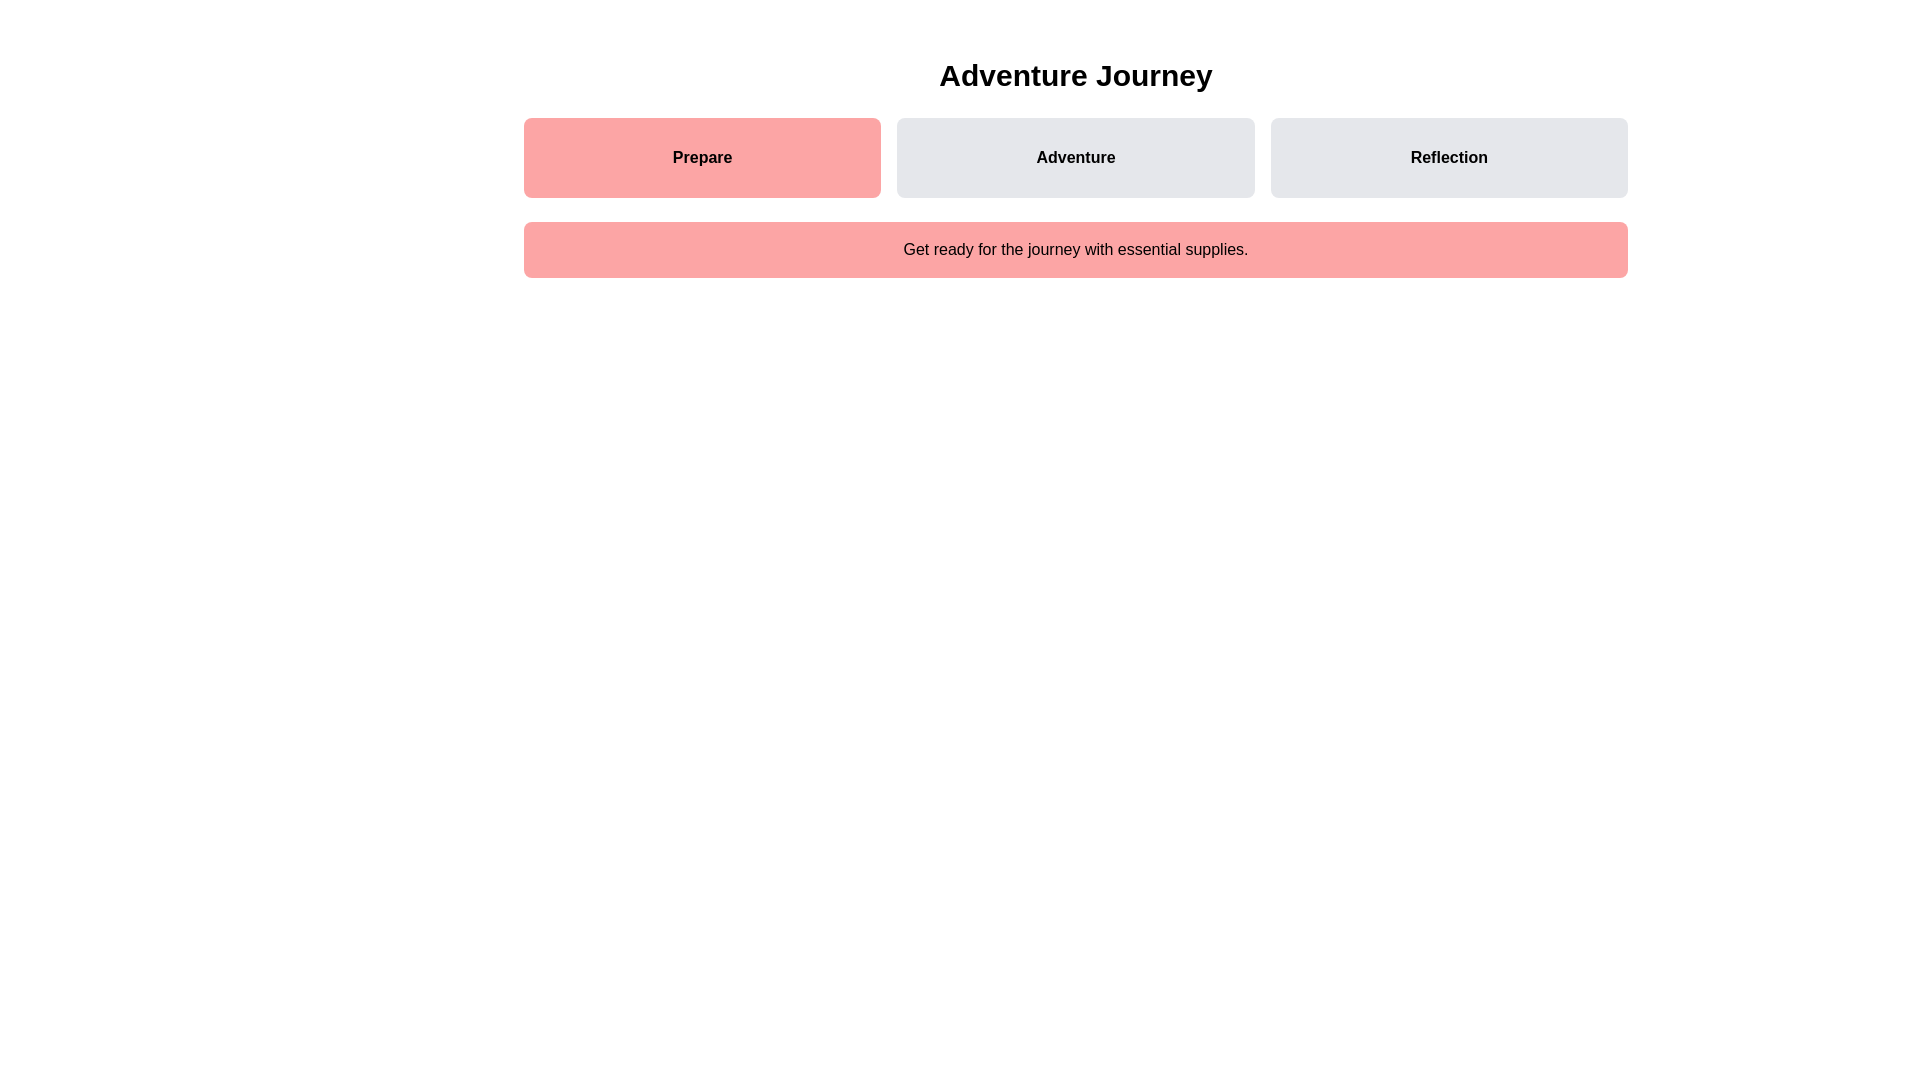 The image size is (1920, 1080). I want to click on the Prepare step to navigate to its content, so click(702, 157).